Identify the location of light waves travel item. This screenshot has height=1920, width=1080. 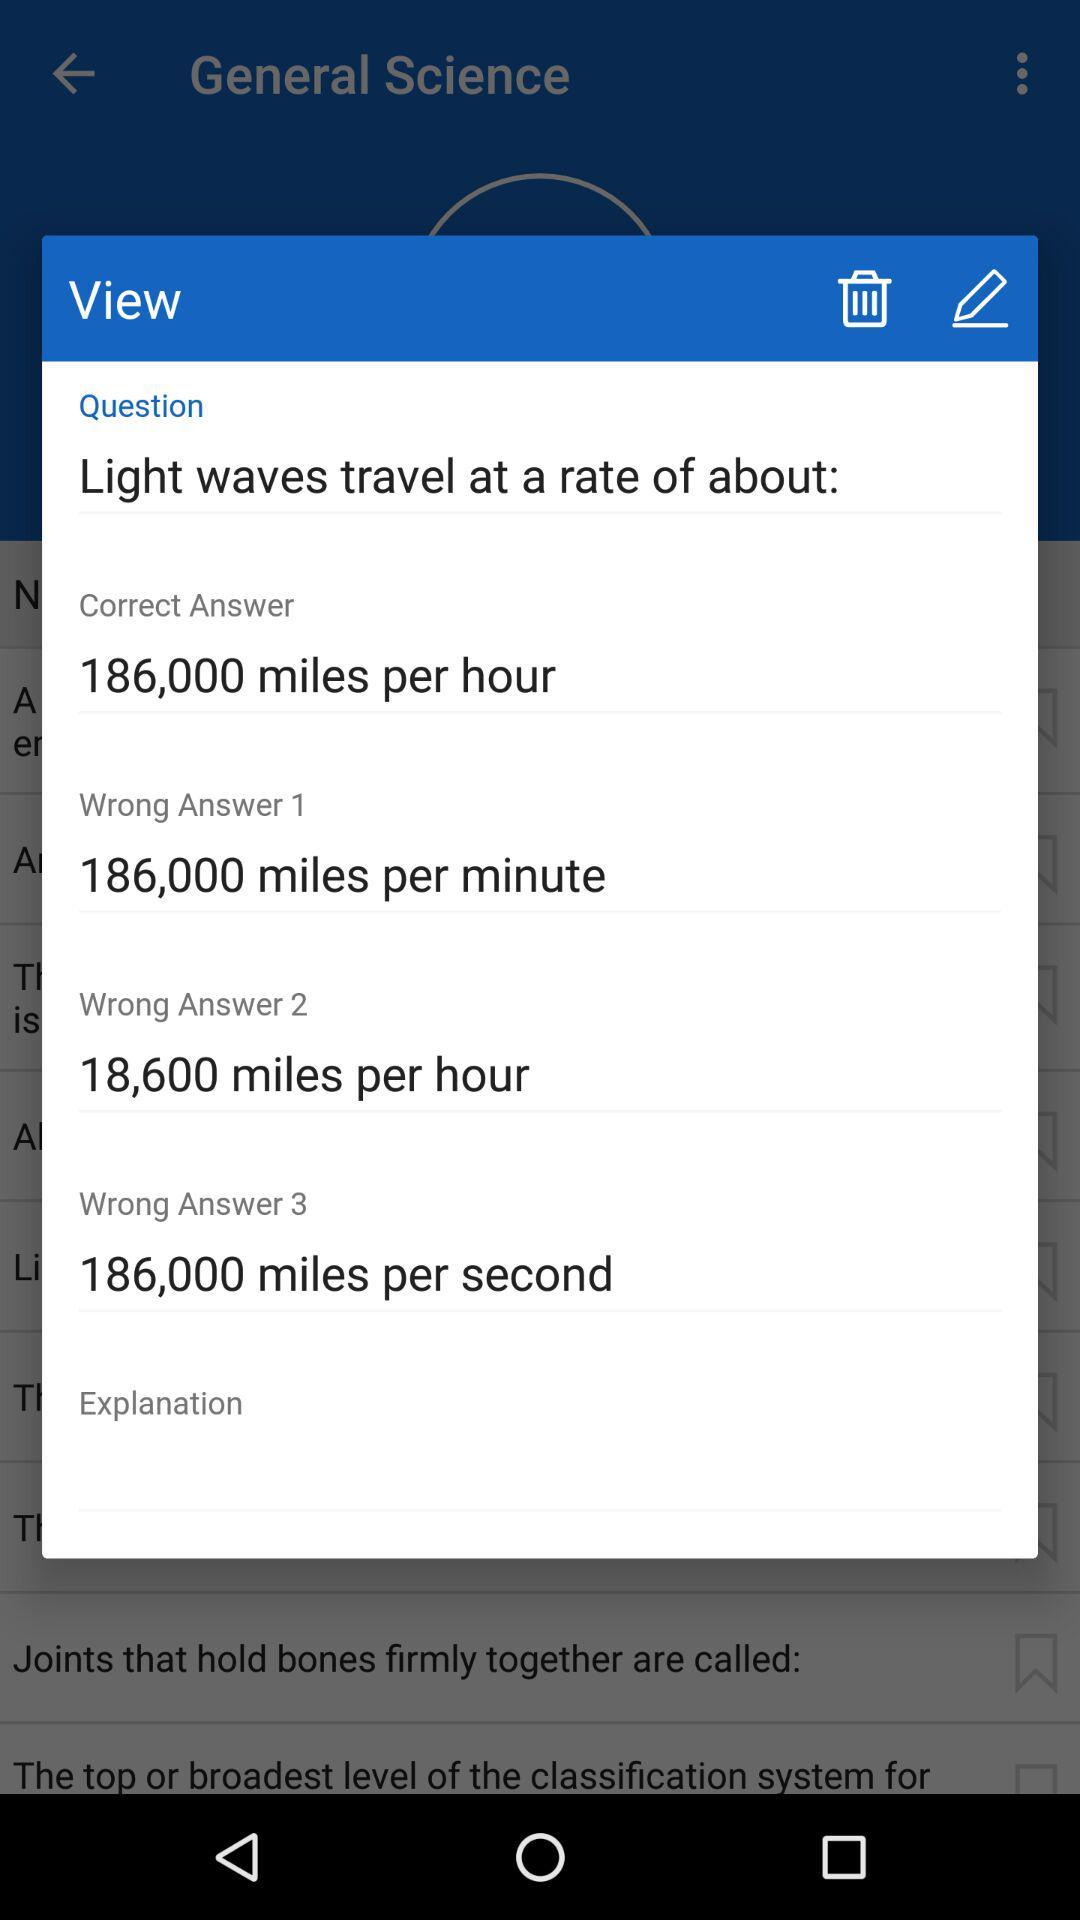
(540, 474).